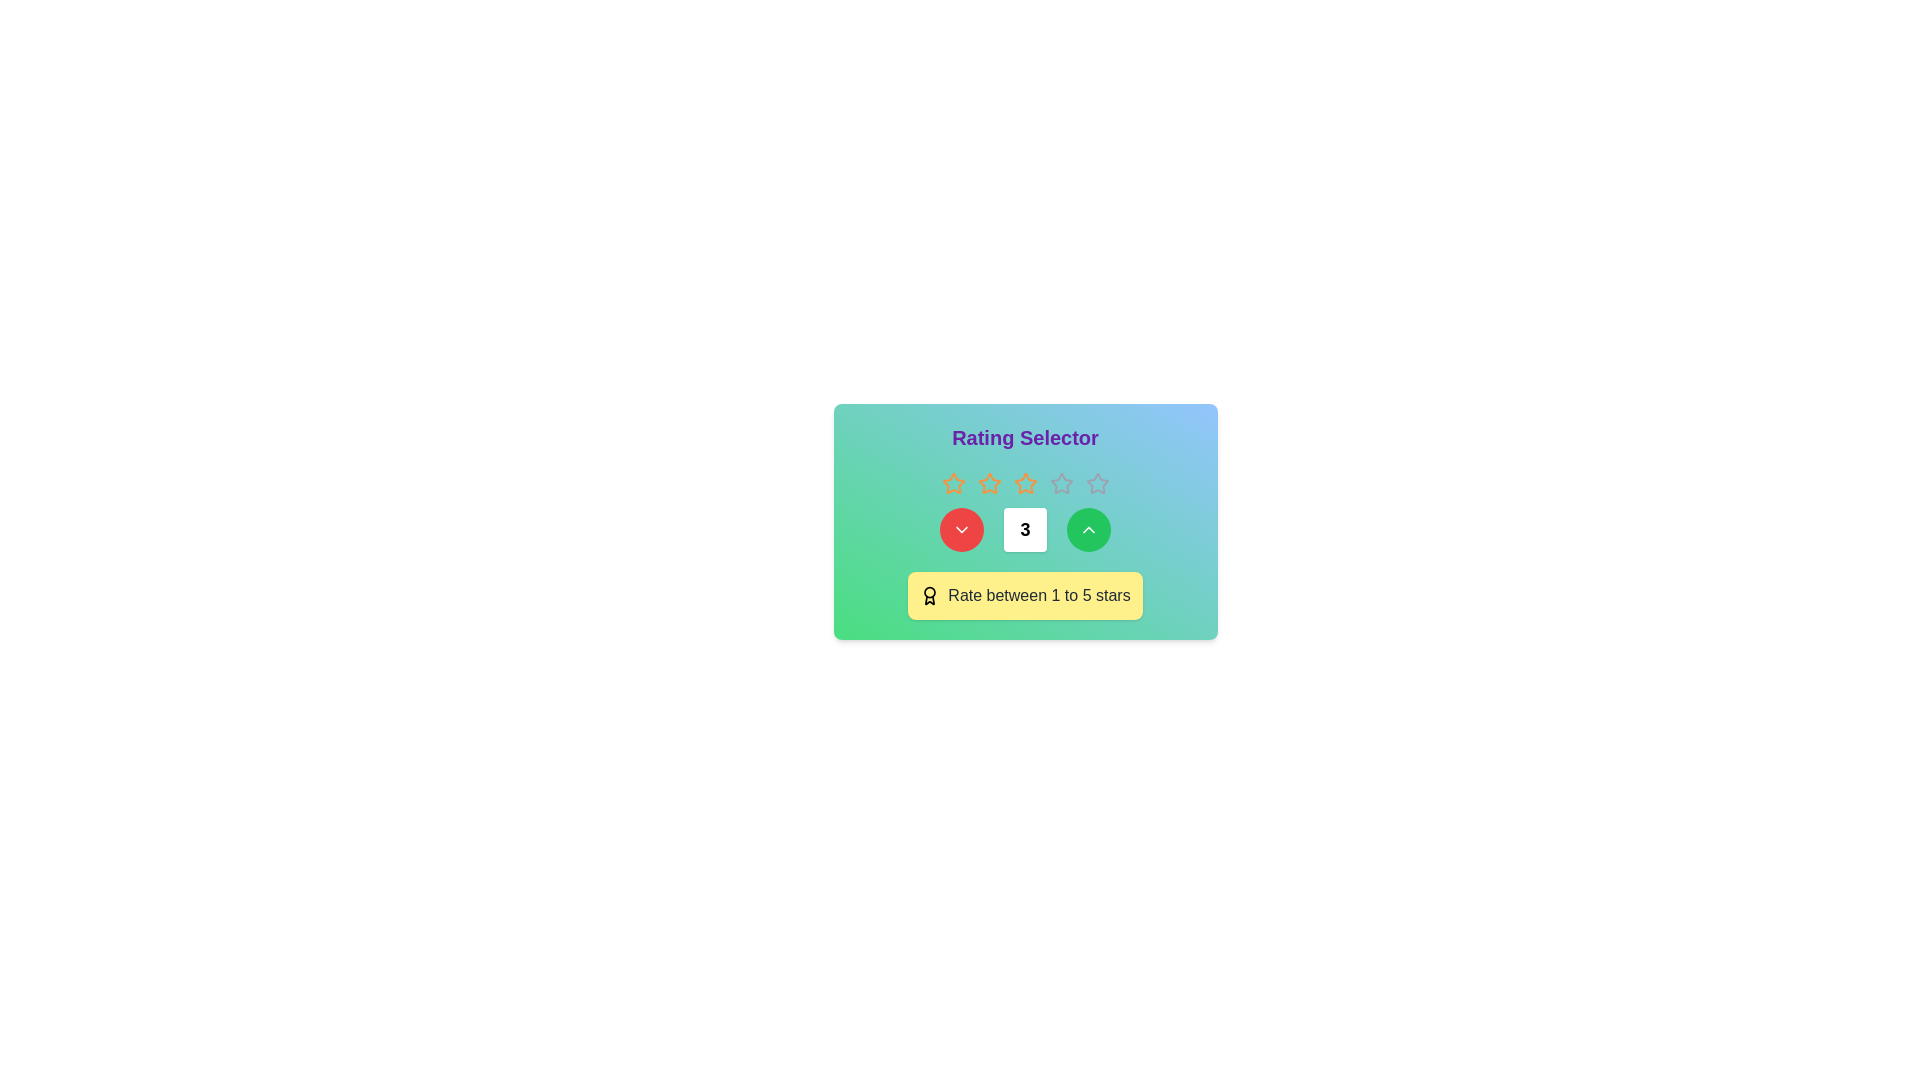  What do you see at coordinates (952, 483) in the screenshot?
I see `the second star rating icon below the 'Rating Selector' title` at bounding box center [952, 483].